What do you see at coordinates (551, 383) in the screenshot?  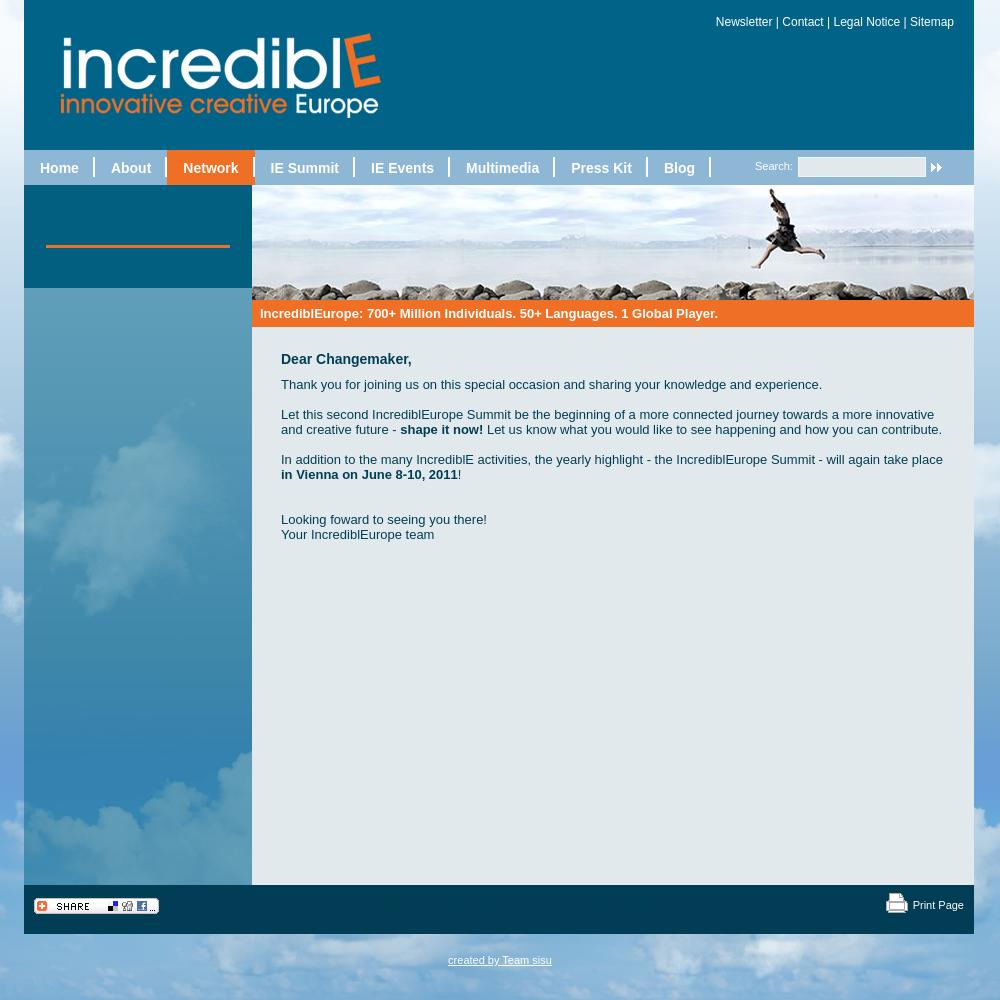 I see `'Thank you for joining us on this special occasion and sharing your knowledge and experience.'` at bounding box center [551, 383].